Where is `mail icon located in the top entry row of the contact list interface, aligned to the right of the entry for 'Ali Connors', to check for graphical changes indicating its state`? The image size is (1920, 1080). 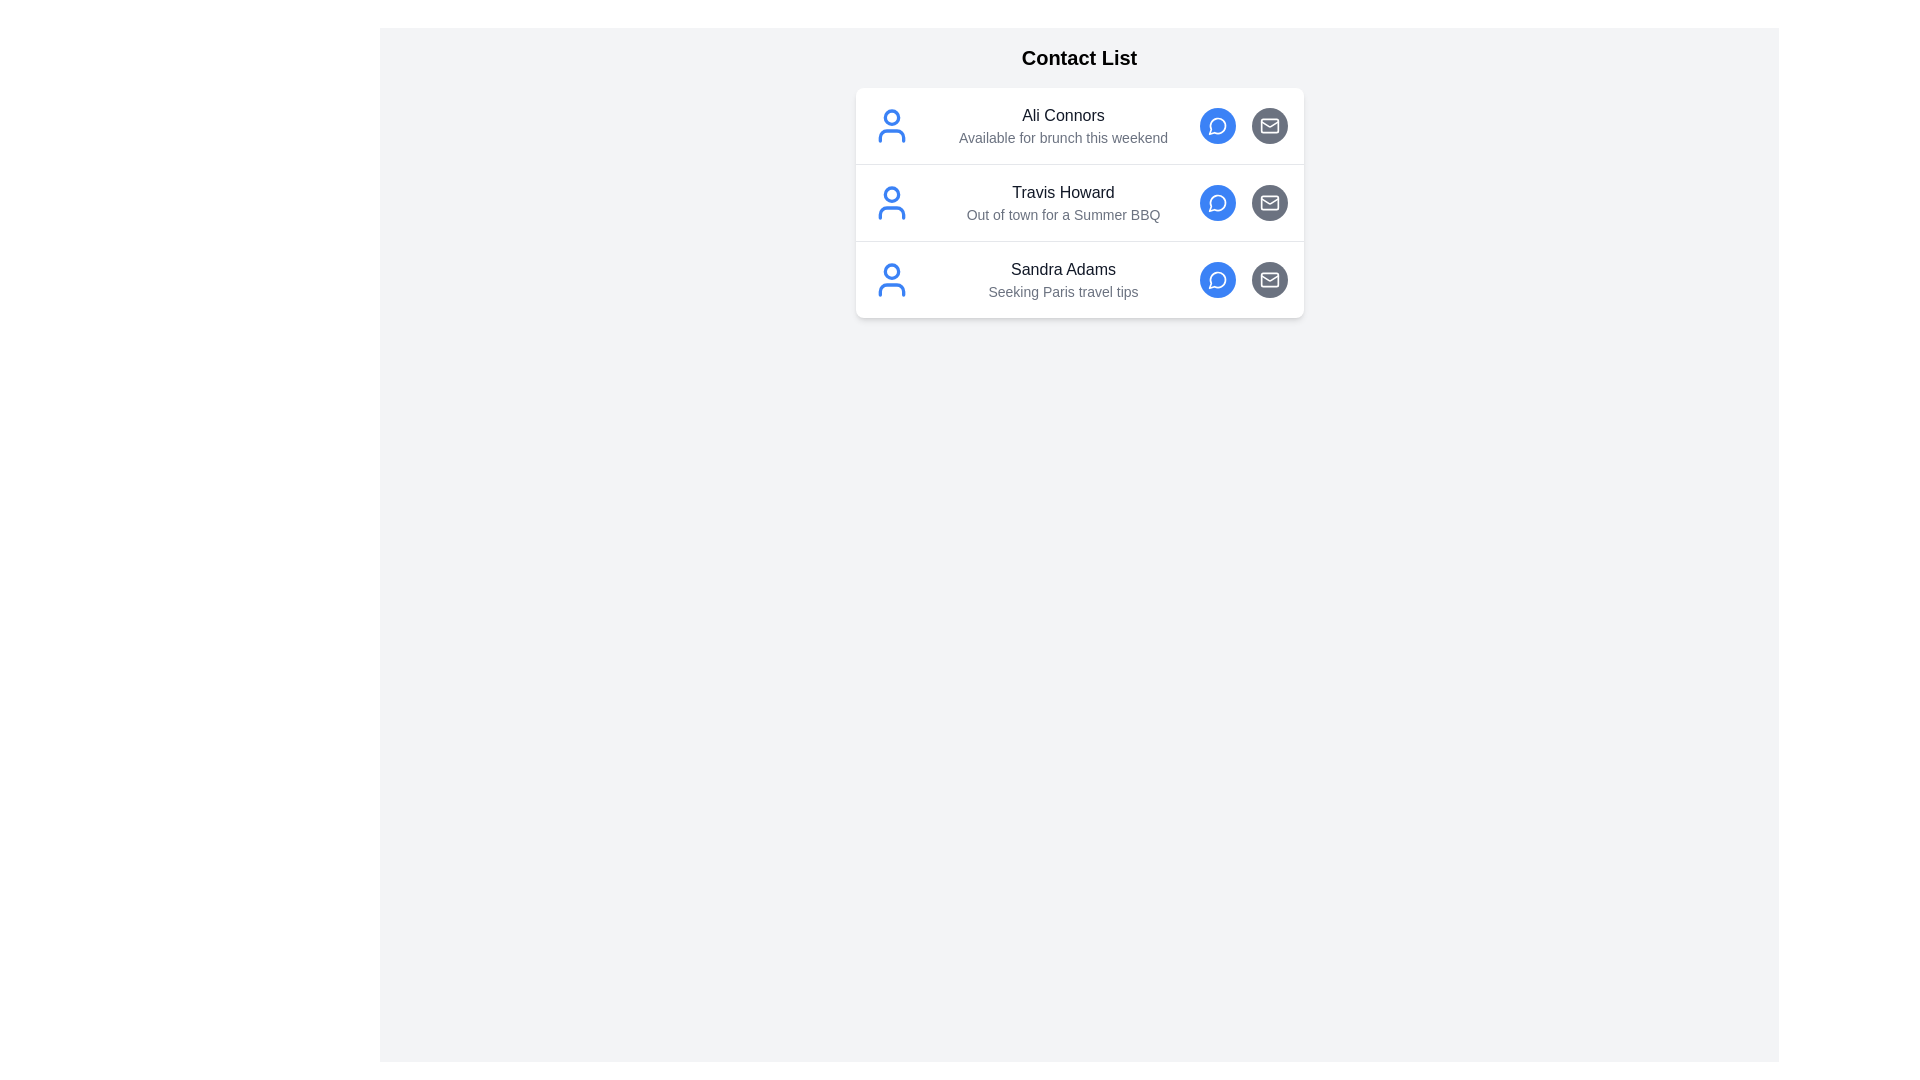
mail icon located in the top entry row of the contact list interface, aligned to the right of the entry for 'Ali Connors', to check for graphical changes indicating its state is located at coordinates (1268, 126).